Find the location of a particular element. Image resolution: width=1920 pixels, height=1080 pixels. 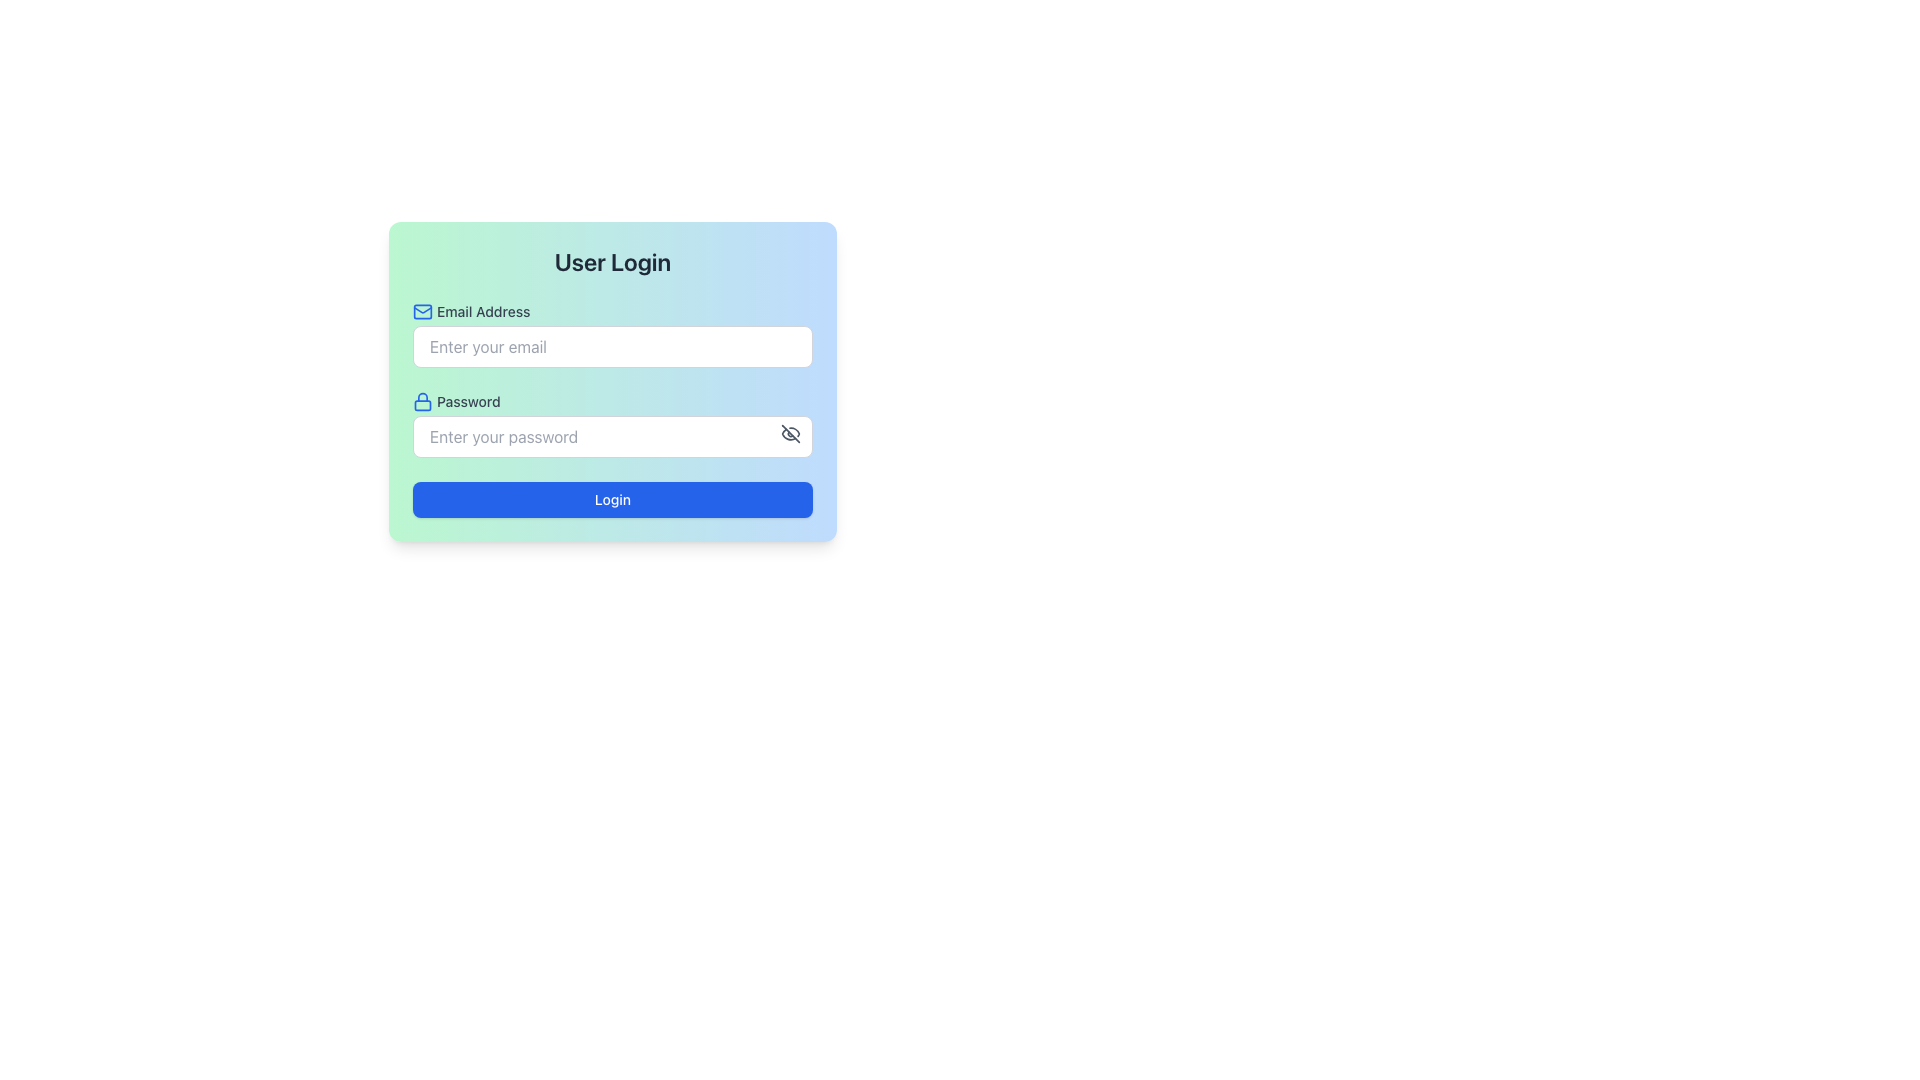

the eye-shaped icon within the password input field that symbolizes the 'hide password' functionality is located at coordinates (790, 433).